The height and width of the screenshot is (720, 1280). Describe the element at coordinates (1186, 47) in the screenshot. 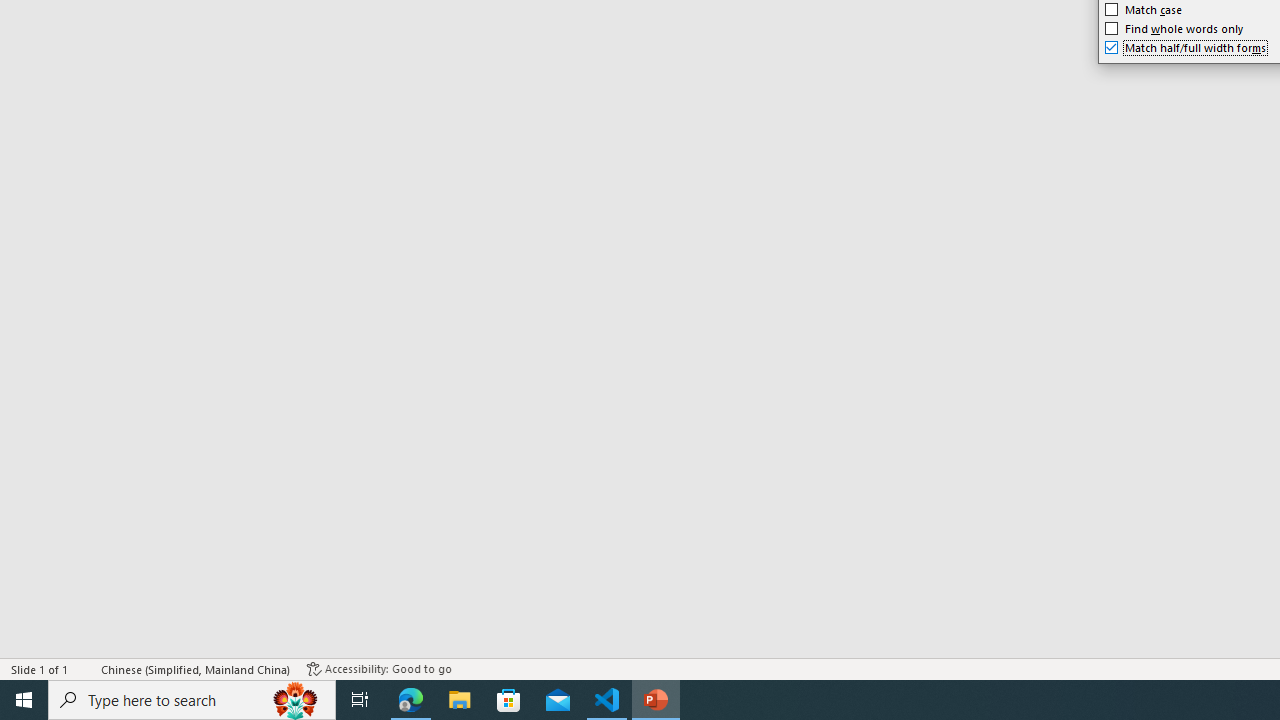

I see `'Match half/full width forms'` at that location.